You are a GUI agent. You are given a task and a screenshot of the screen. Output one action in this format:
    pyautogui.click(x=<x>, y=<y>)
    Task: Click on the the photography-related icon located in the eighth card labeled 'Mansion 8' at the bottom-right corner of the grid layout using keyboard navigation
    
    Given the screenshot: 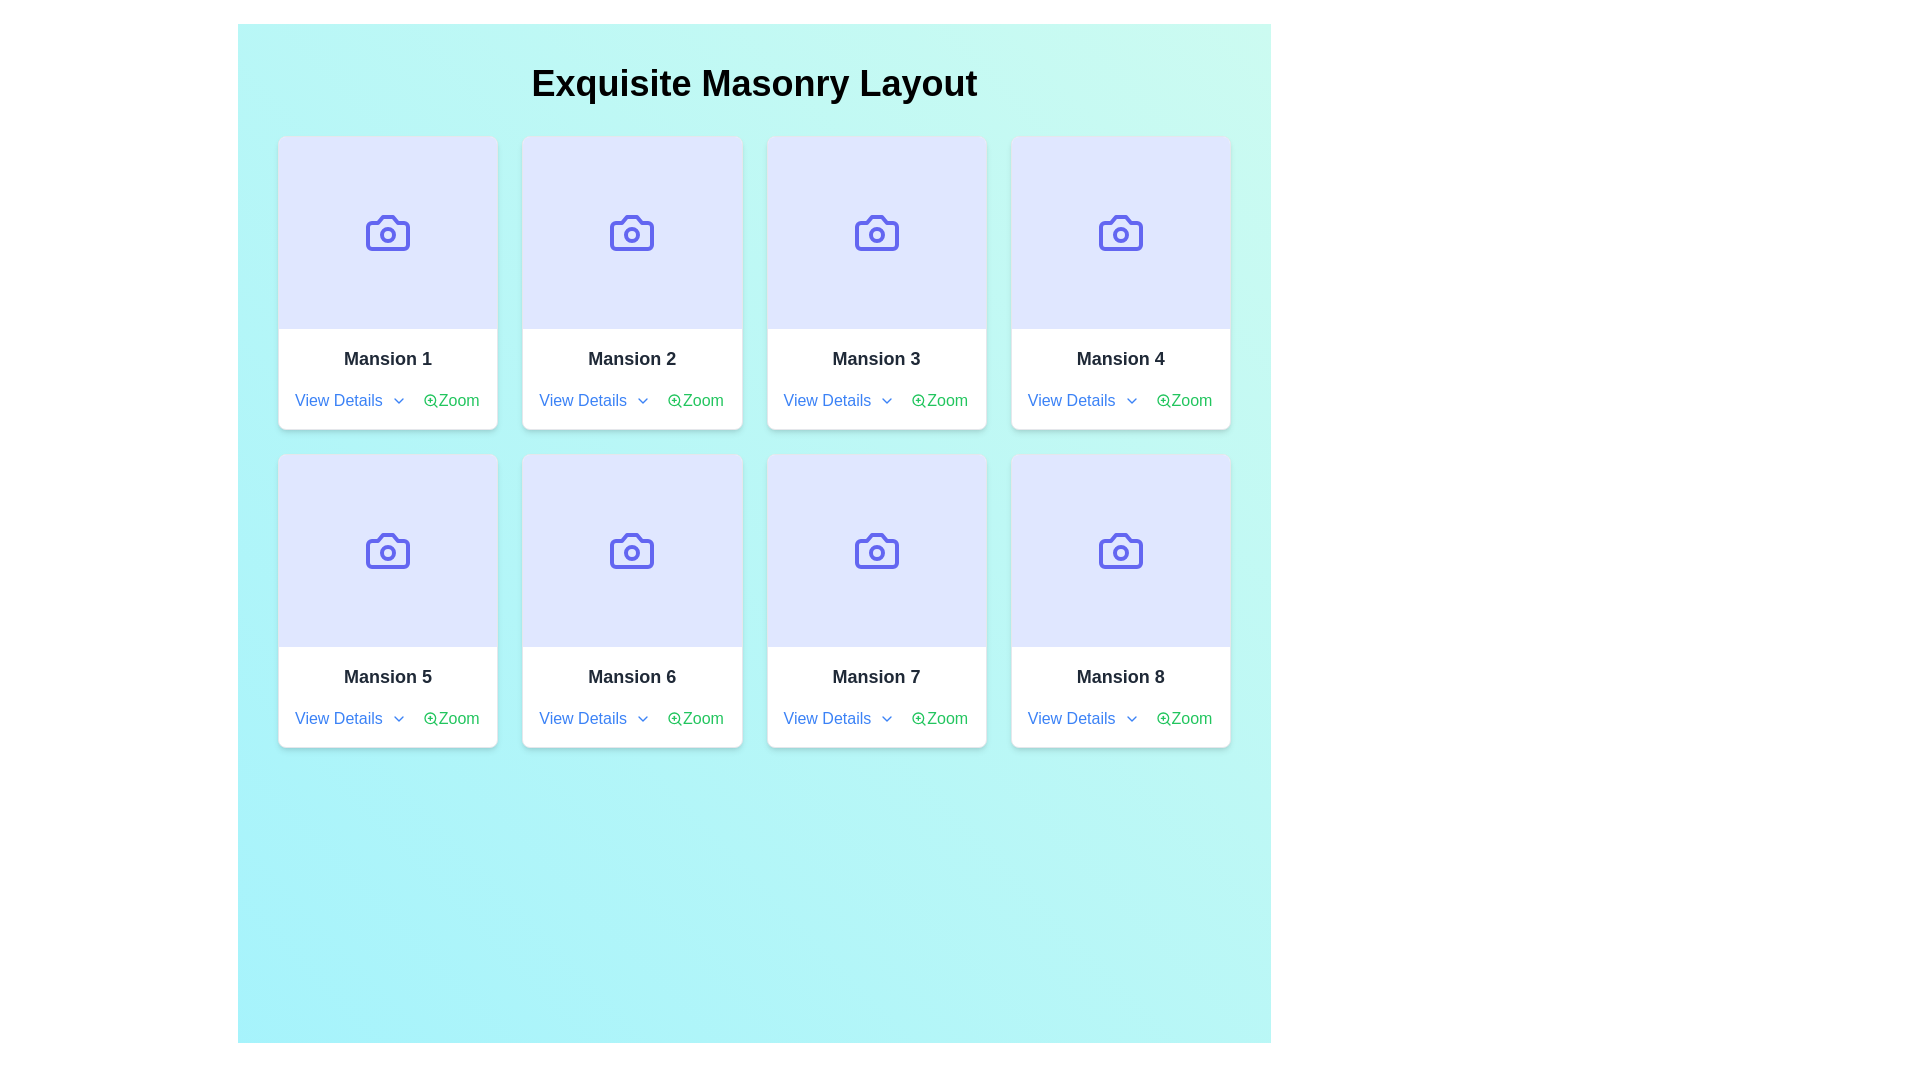 What is the action you would take?
    pyautogui.click(x=1120, y=551)
    